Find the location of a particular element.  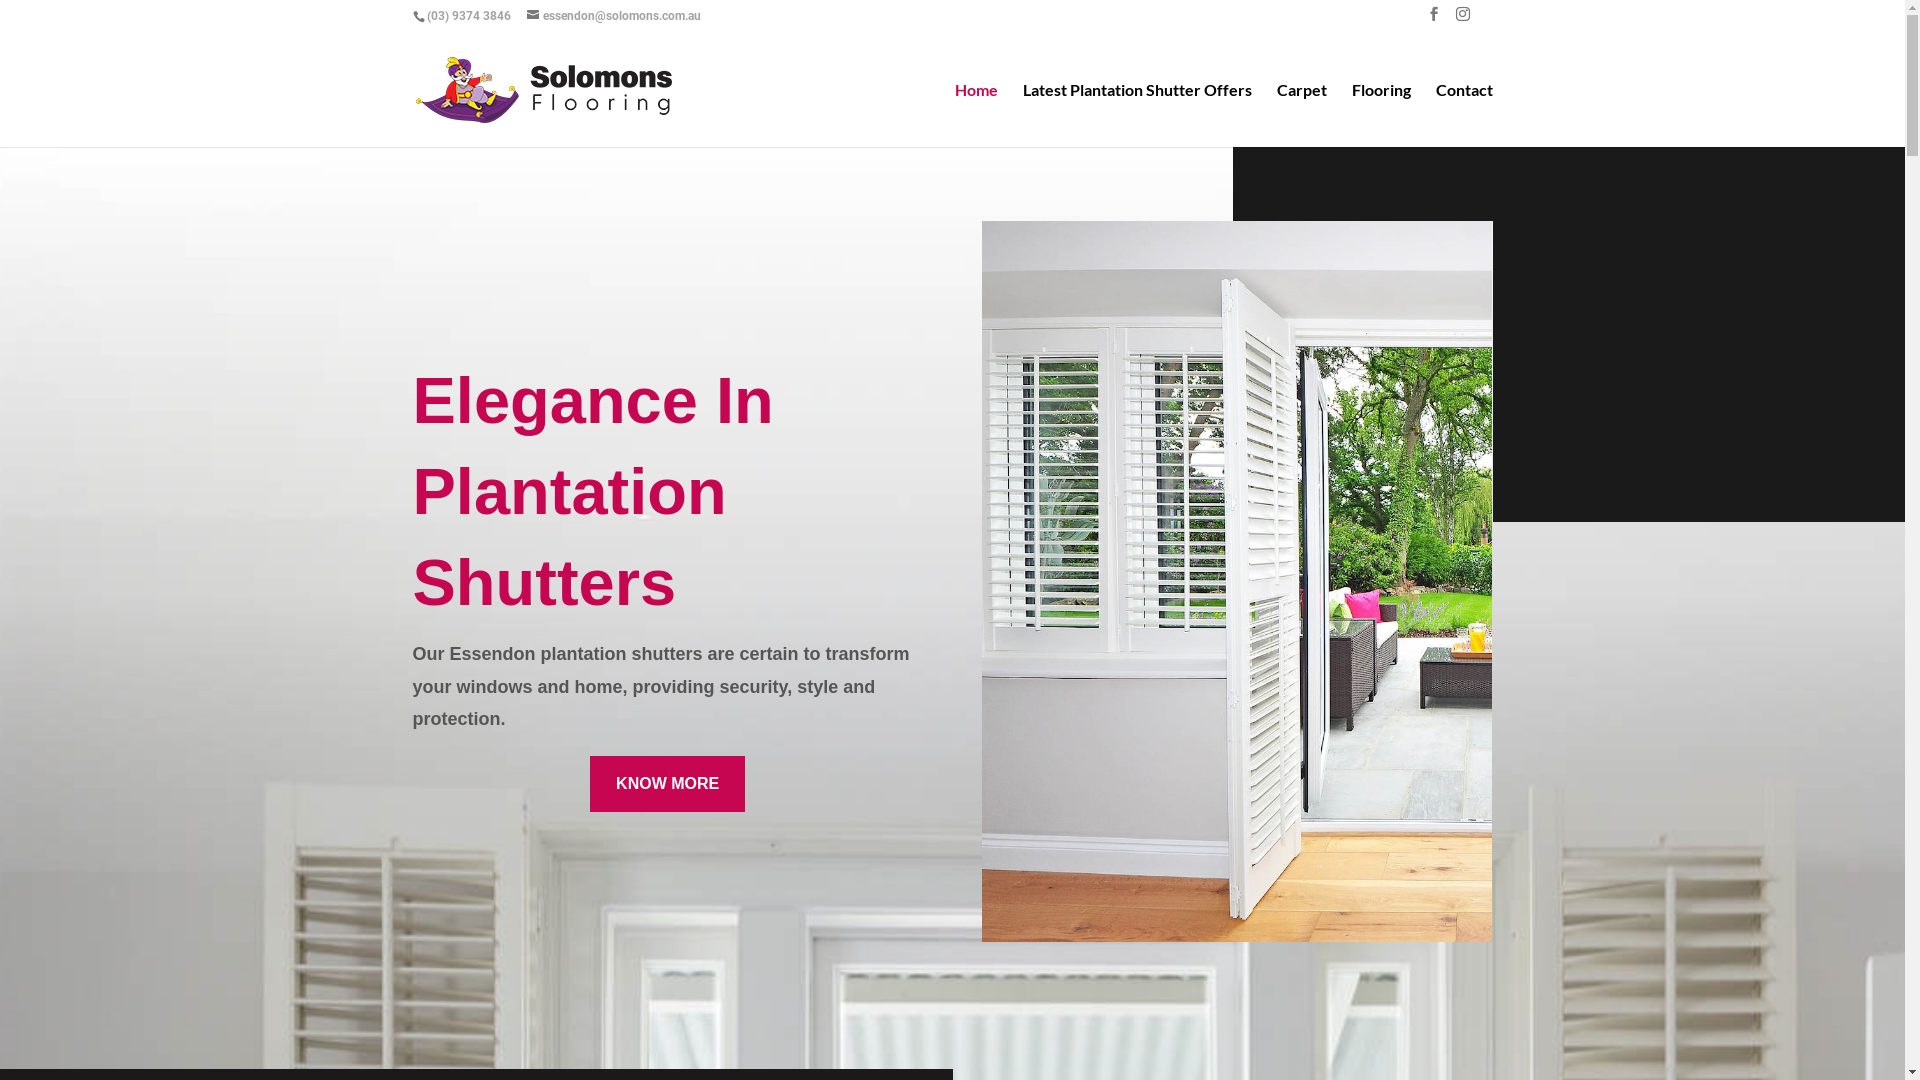

'KNOW MORE' is located at coordinates (667, 783).